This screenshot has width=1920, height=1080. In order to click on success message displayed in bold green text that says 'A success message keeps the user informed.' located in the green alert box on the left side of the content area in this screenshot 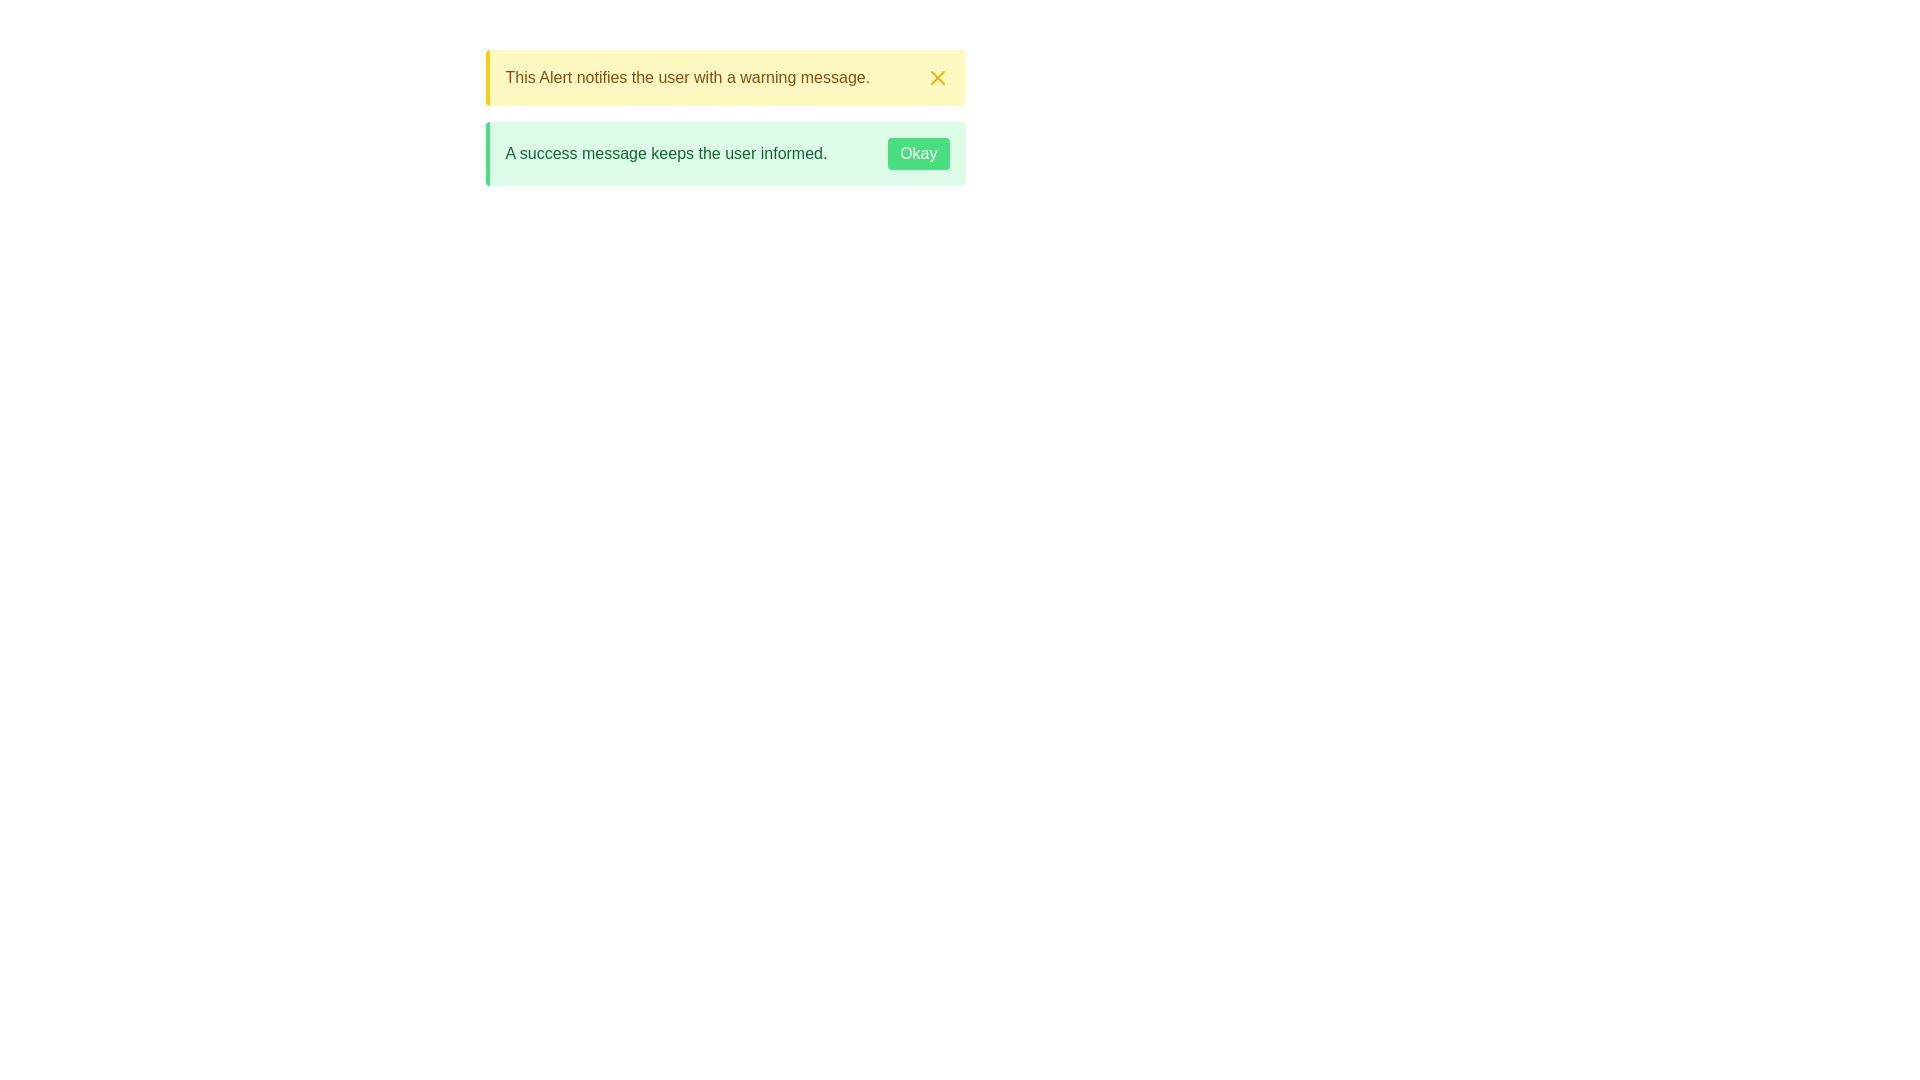, I will do `click(666, 153)`.